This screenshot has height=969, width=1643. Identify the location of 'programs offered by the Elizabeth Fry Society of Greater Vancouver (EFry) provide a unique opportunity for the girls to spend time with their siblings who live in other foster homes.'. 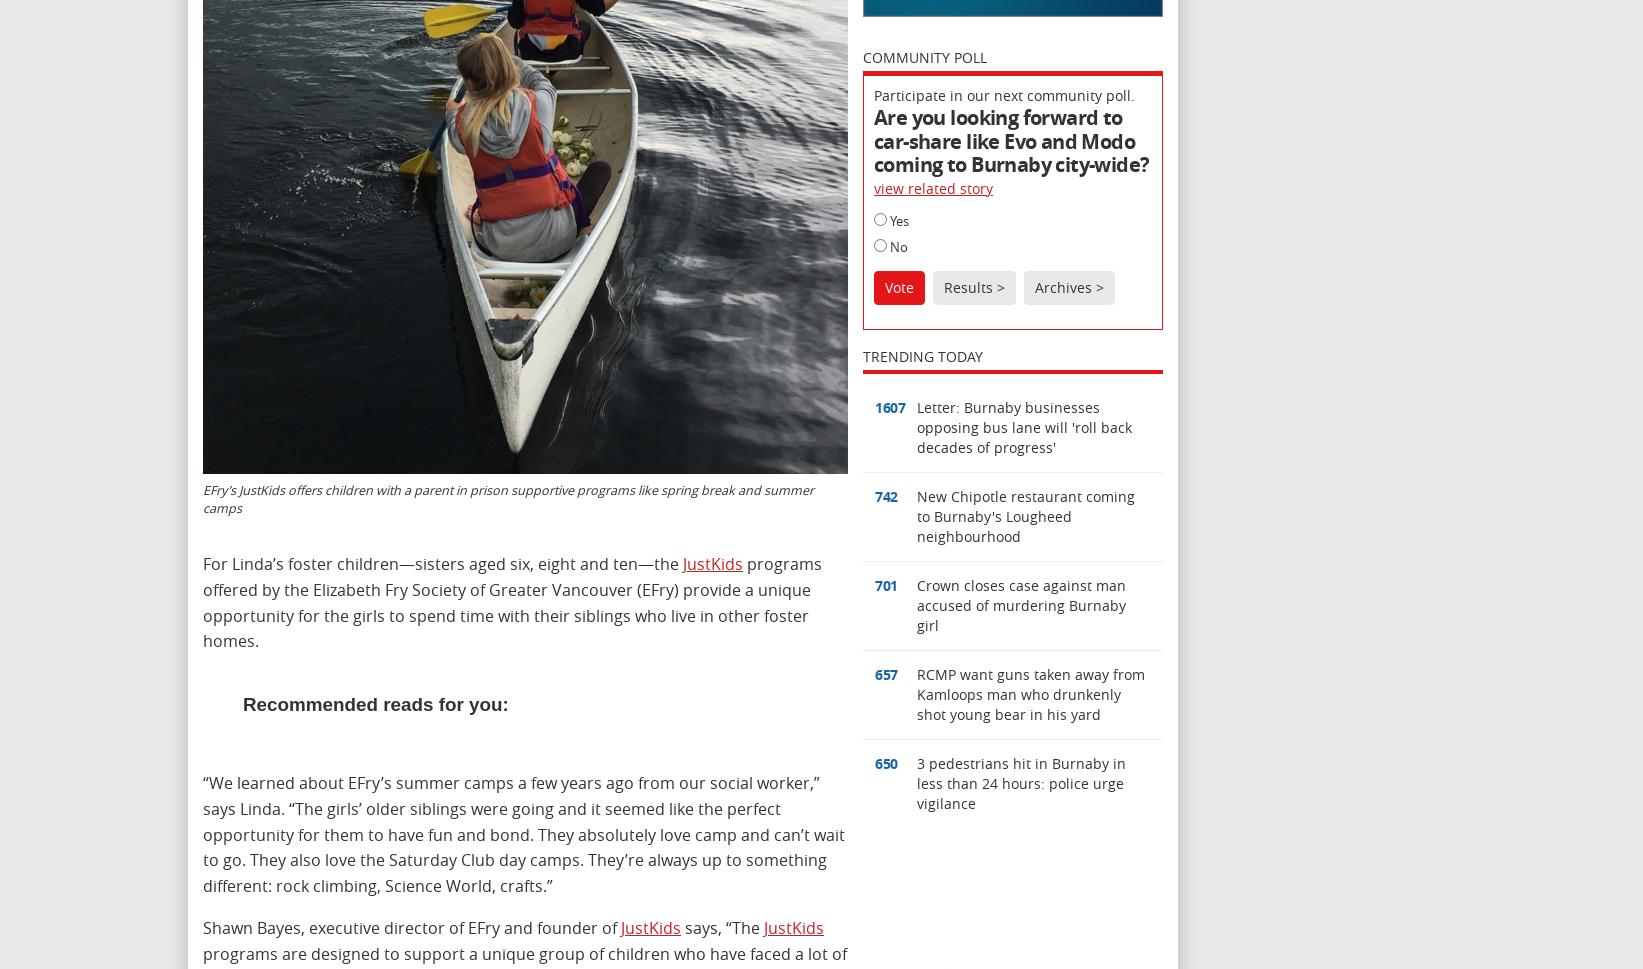
(511, 601).